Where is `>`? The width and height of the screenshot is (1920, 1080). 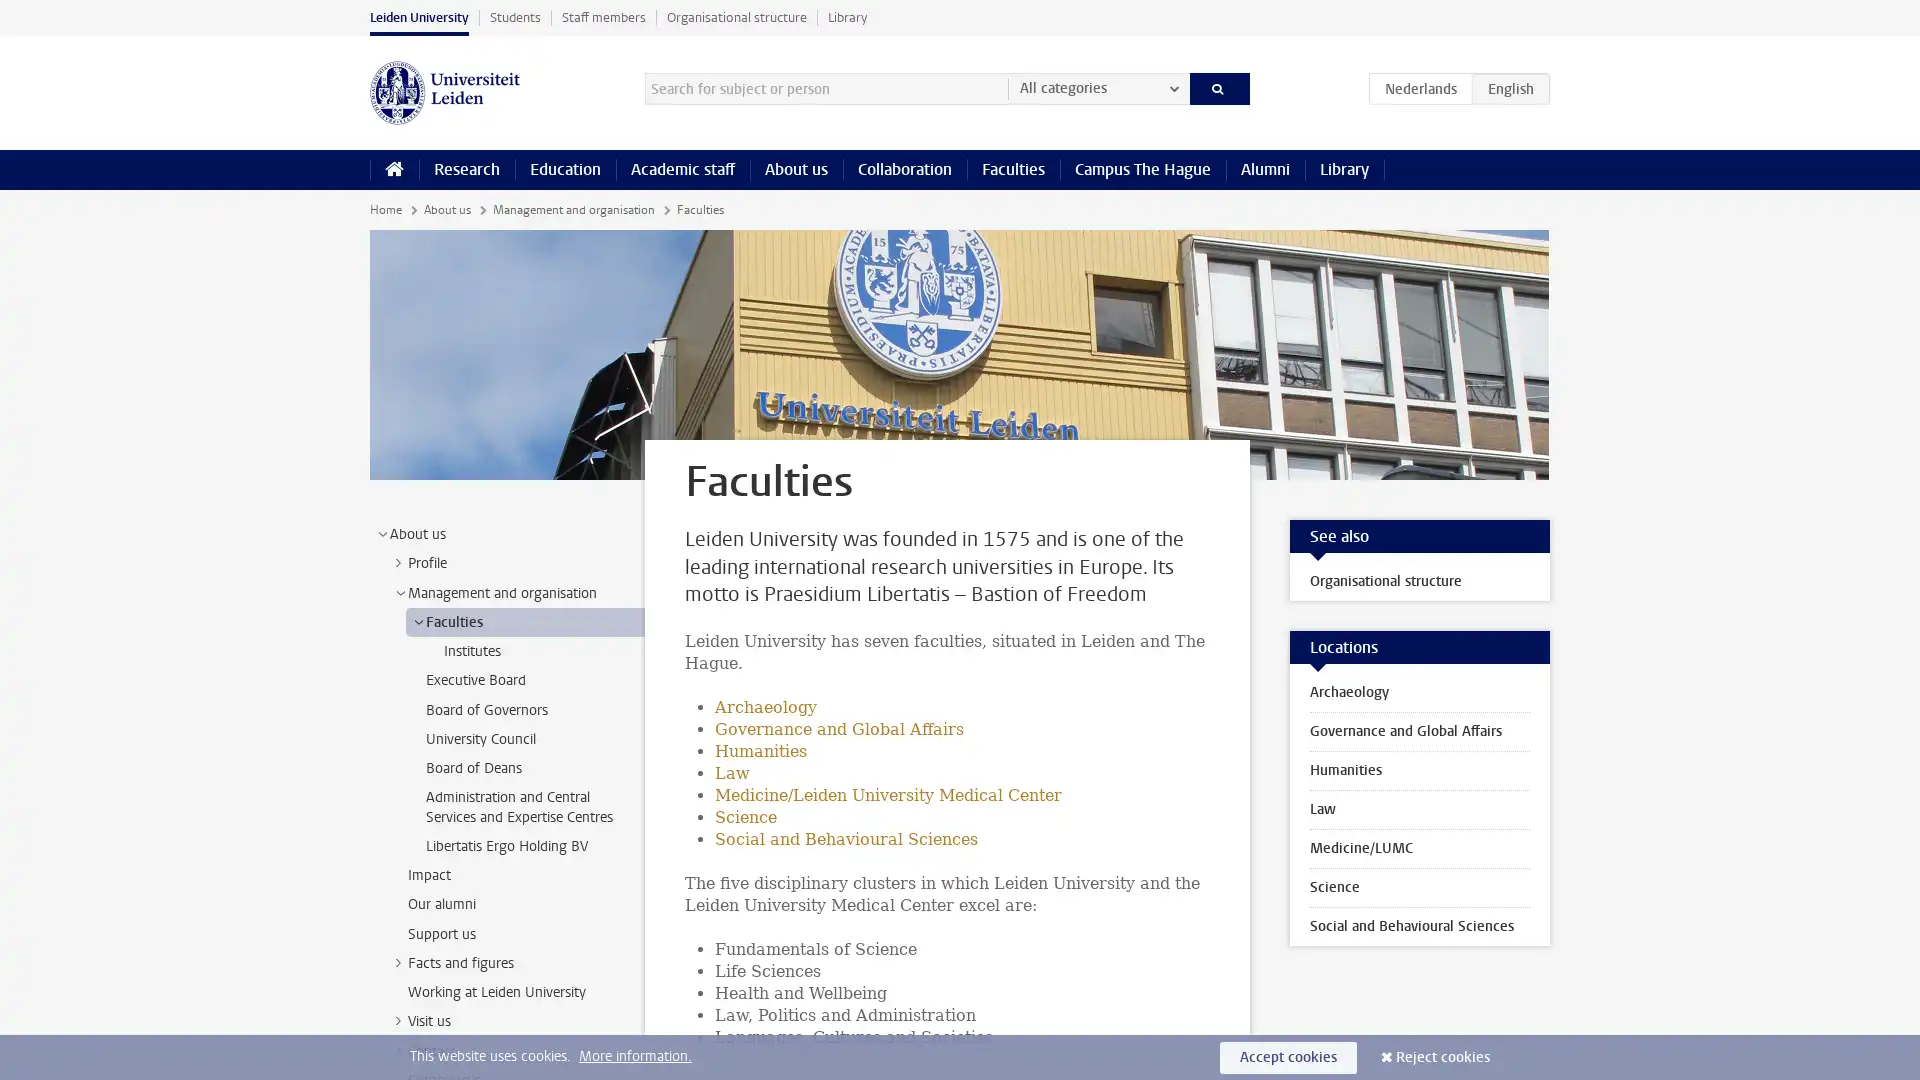 > is located at coordinates (398, 563).